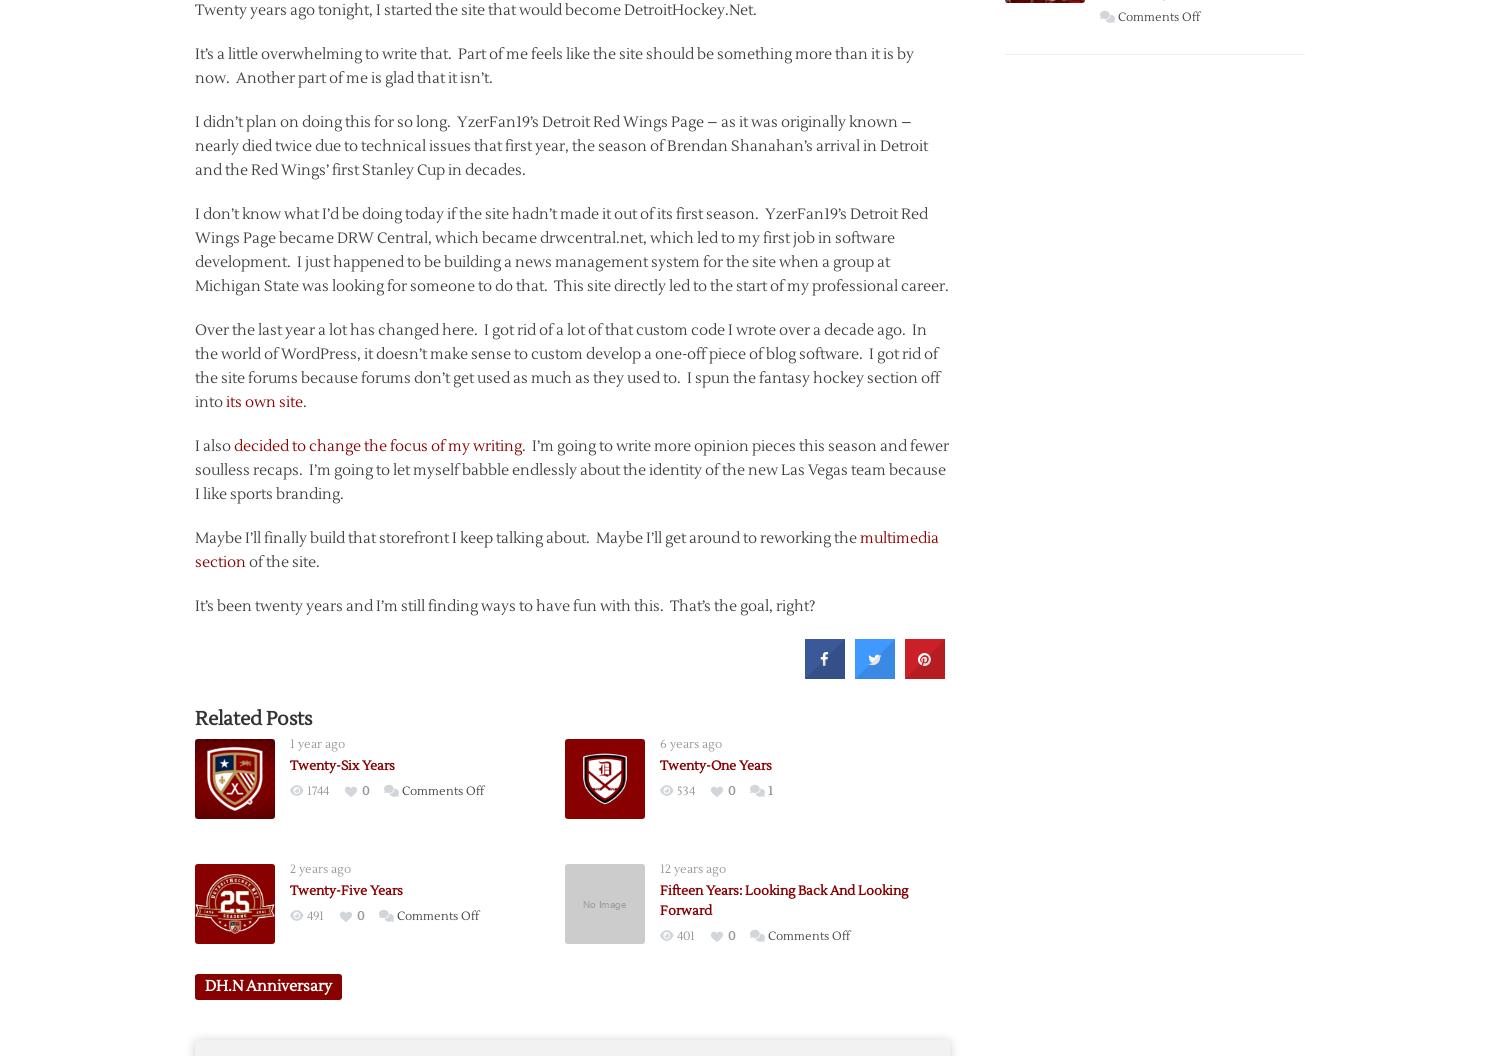 The height and width of the screenshot is (1056, 1500). I want to click on 'DH.N Anniversary', so click(268, 985).